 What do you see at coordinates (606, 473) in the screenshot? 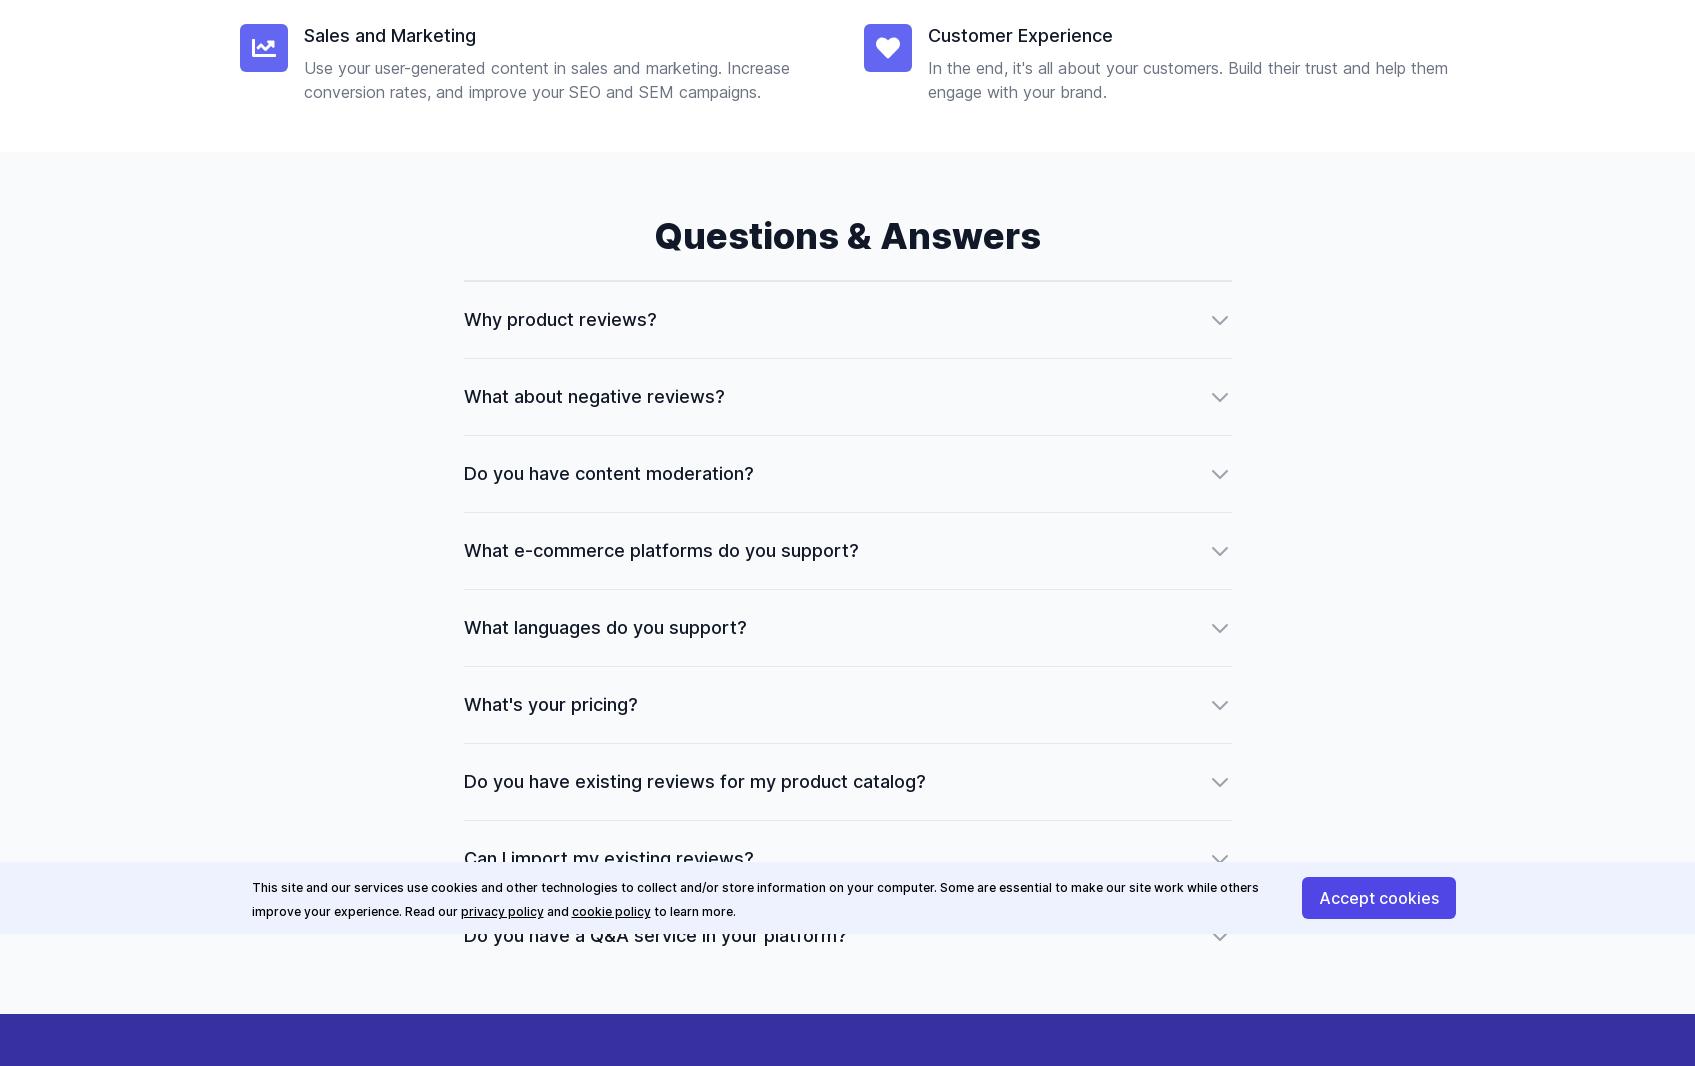
I see `'Do you have content moderation?'` at bounding box center [606, 473].